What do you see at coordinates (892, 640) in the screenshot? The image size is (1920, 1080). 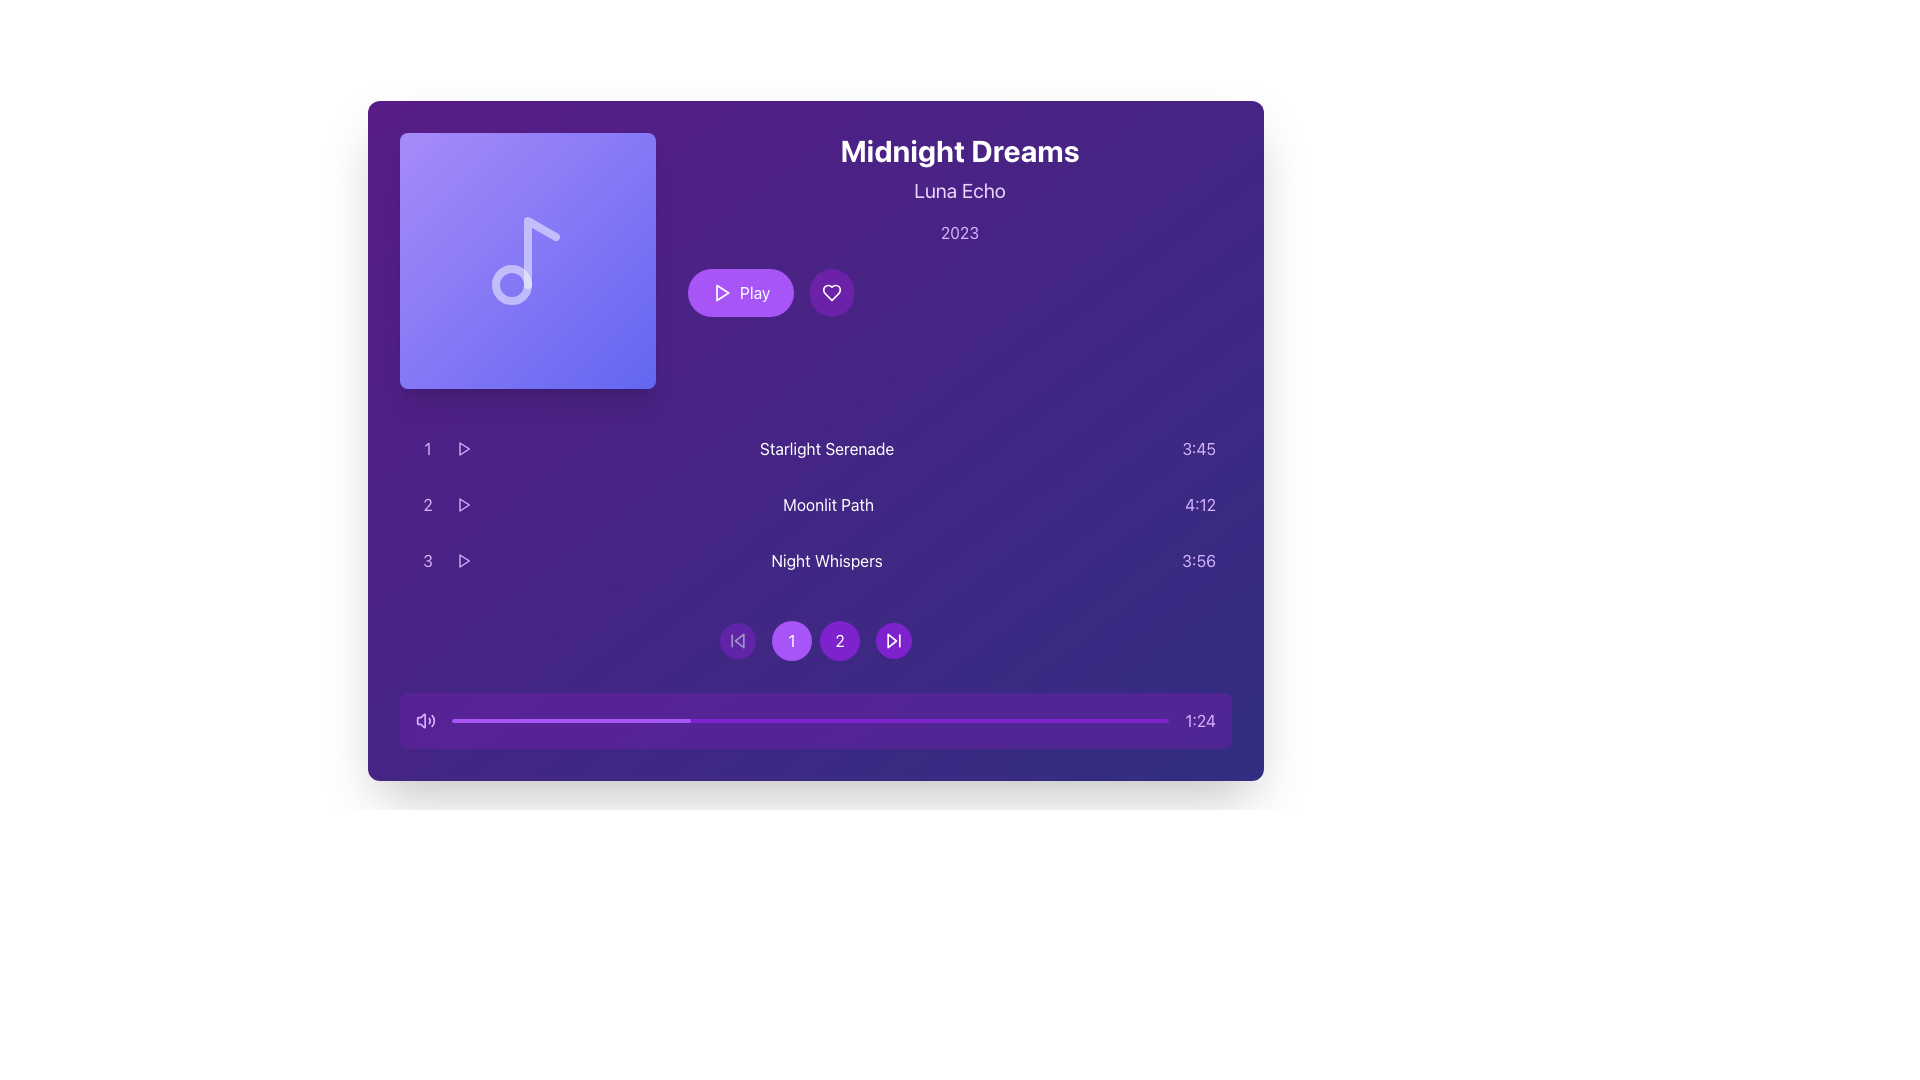 I see `the circular purple button with a forward navigation symbol` at bounding box center [892, 640].